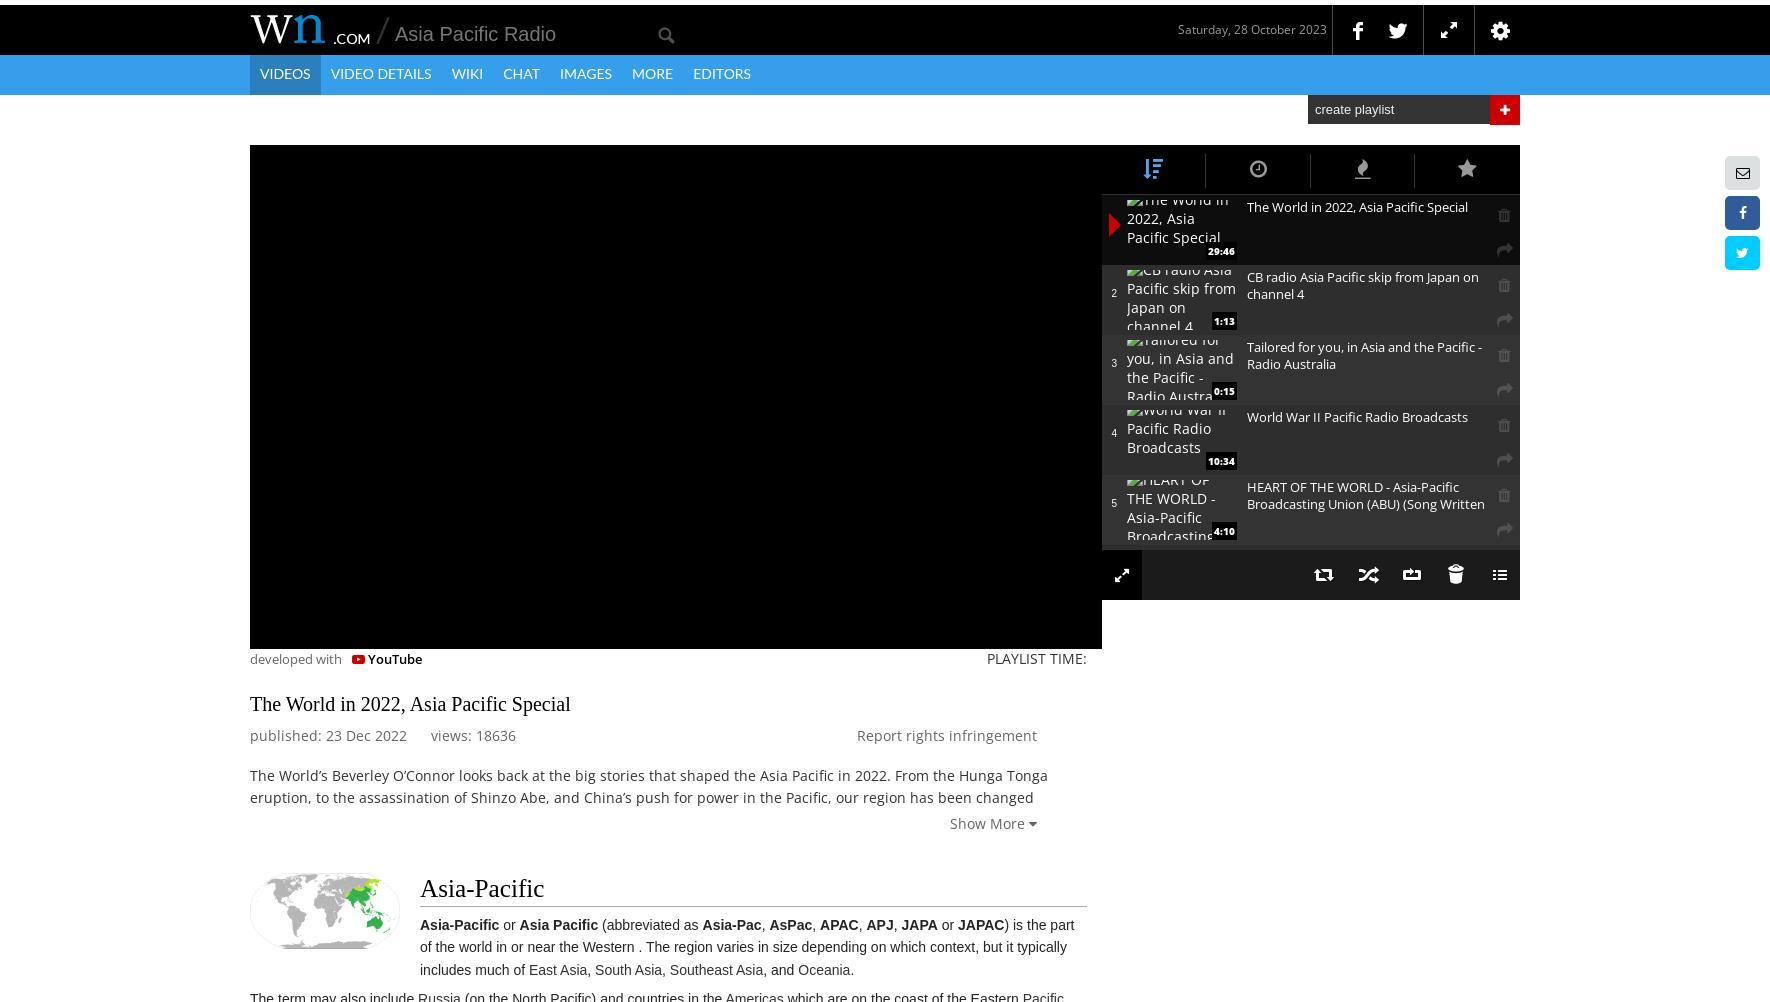 This screenshot has height=1002, width=1770. I want to click on 'Most Related', so click(1152, 148).